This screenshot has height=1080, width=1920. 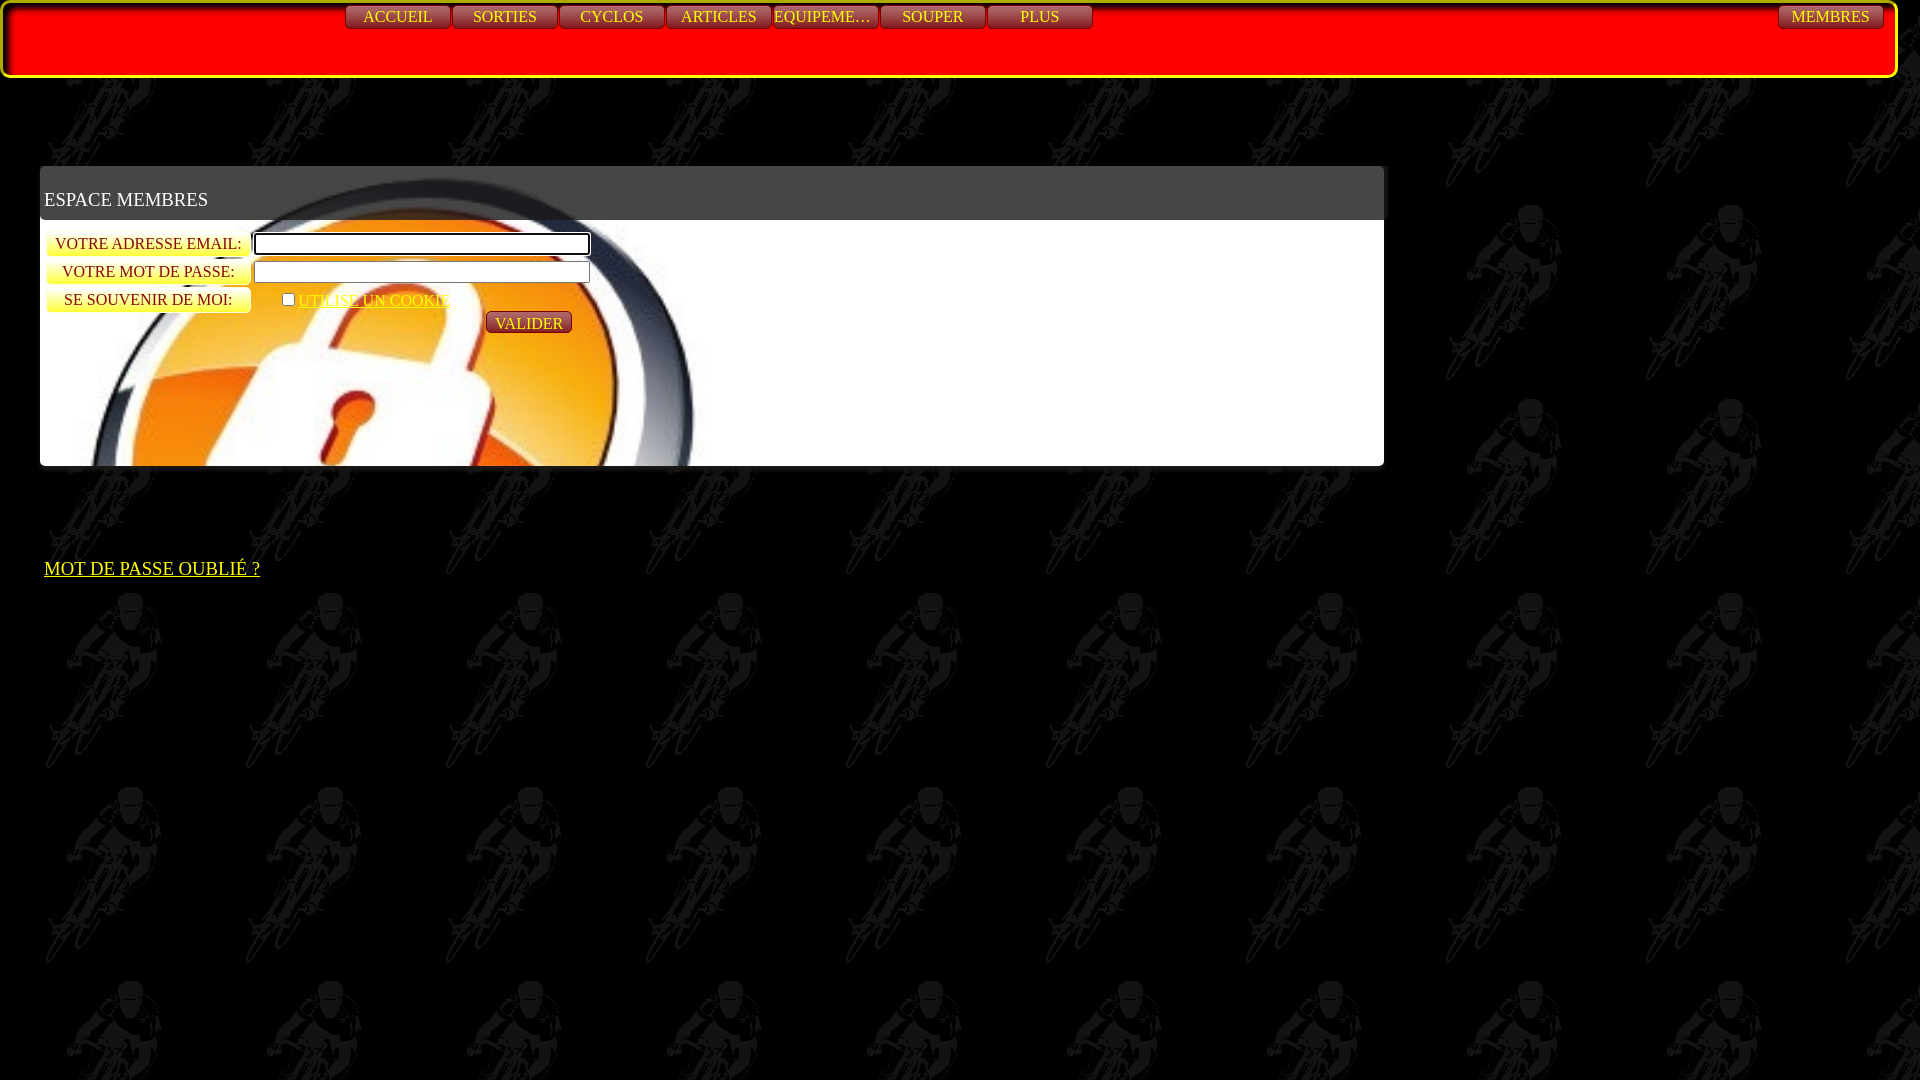 What do you see at coordinates (345, 16) in the screenshot?
I see `'ACCUEIL'` at bounding box center [345, 16].